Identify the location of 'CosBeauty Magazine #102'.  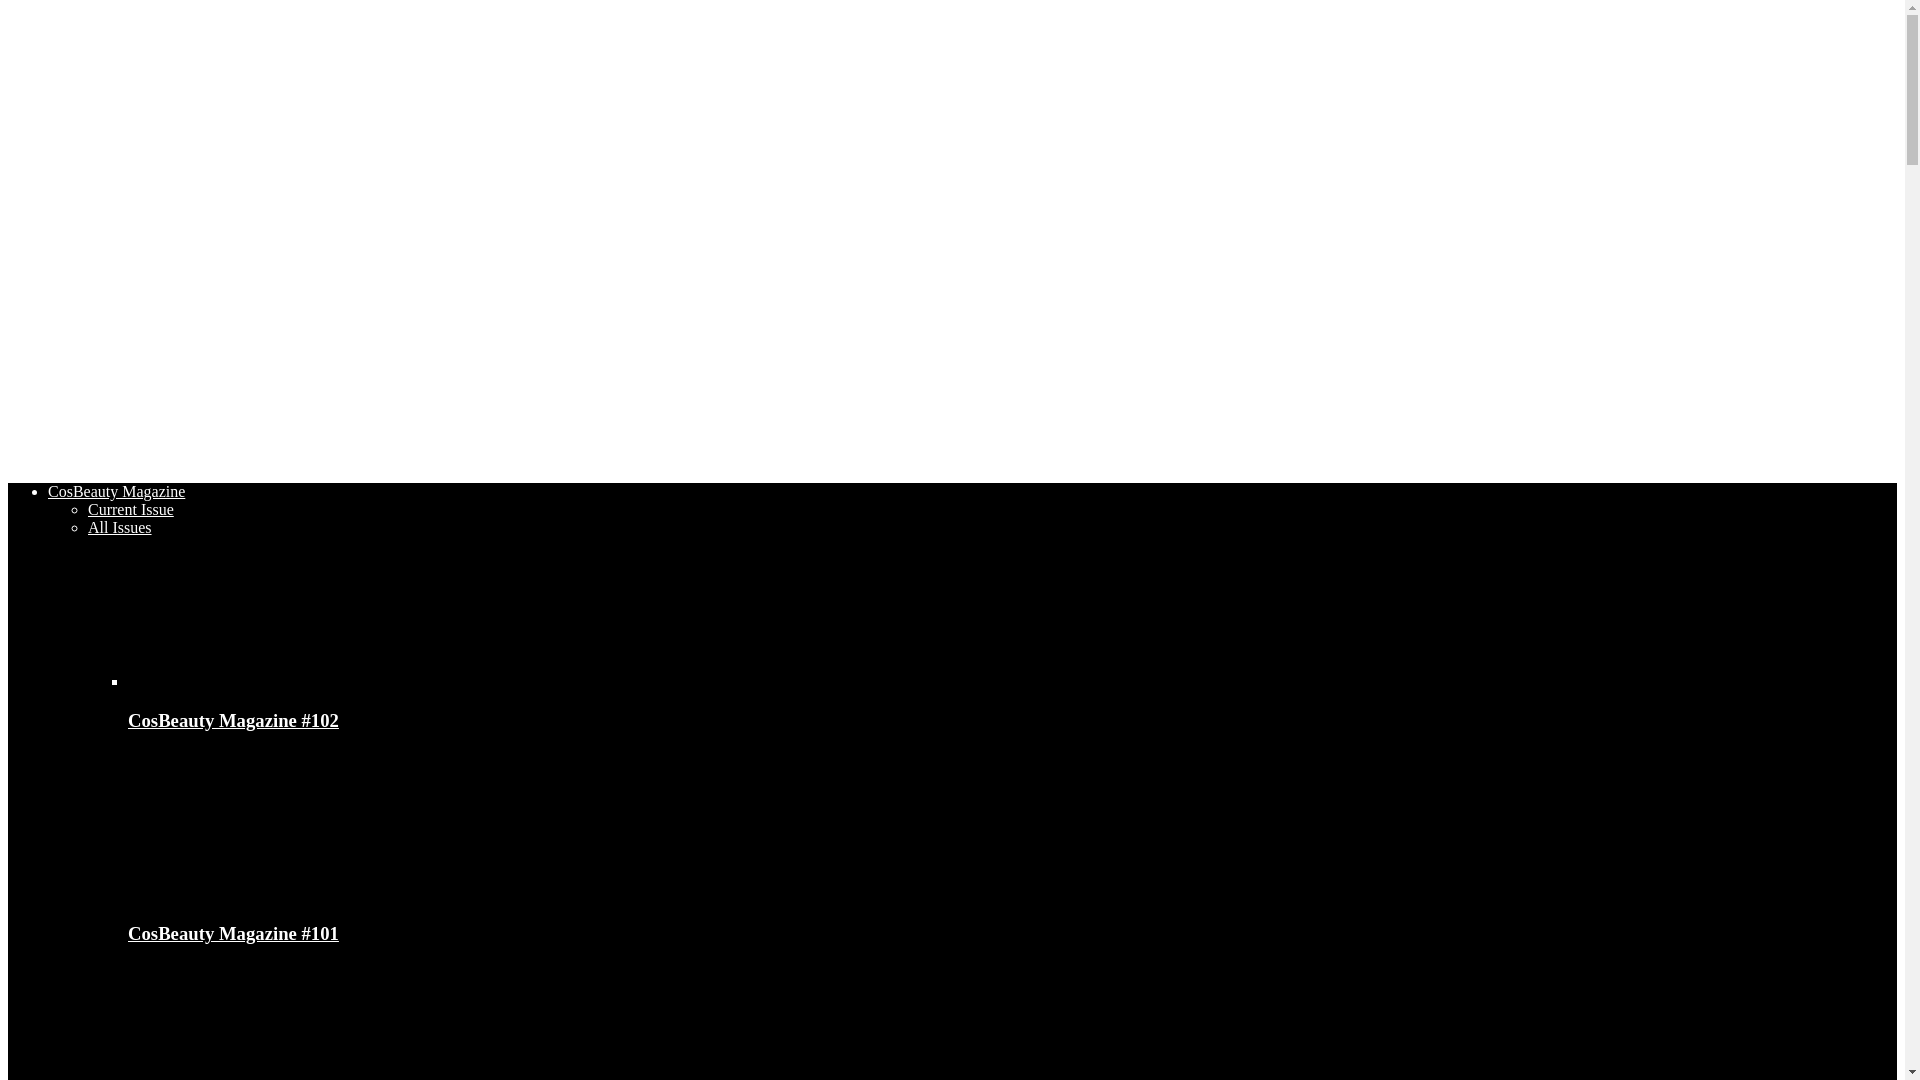
(236, 680).